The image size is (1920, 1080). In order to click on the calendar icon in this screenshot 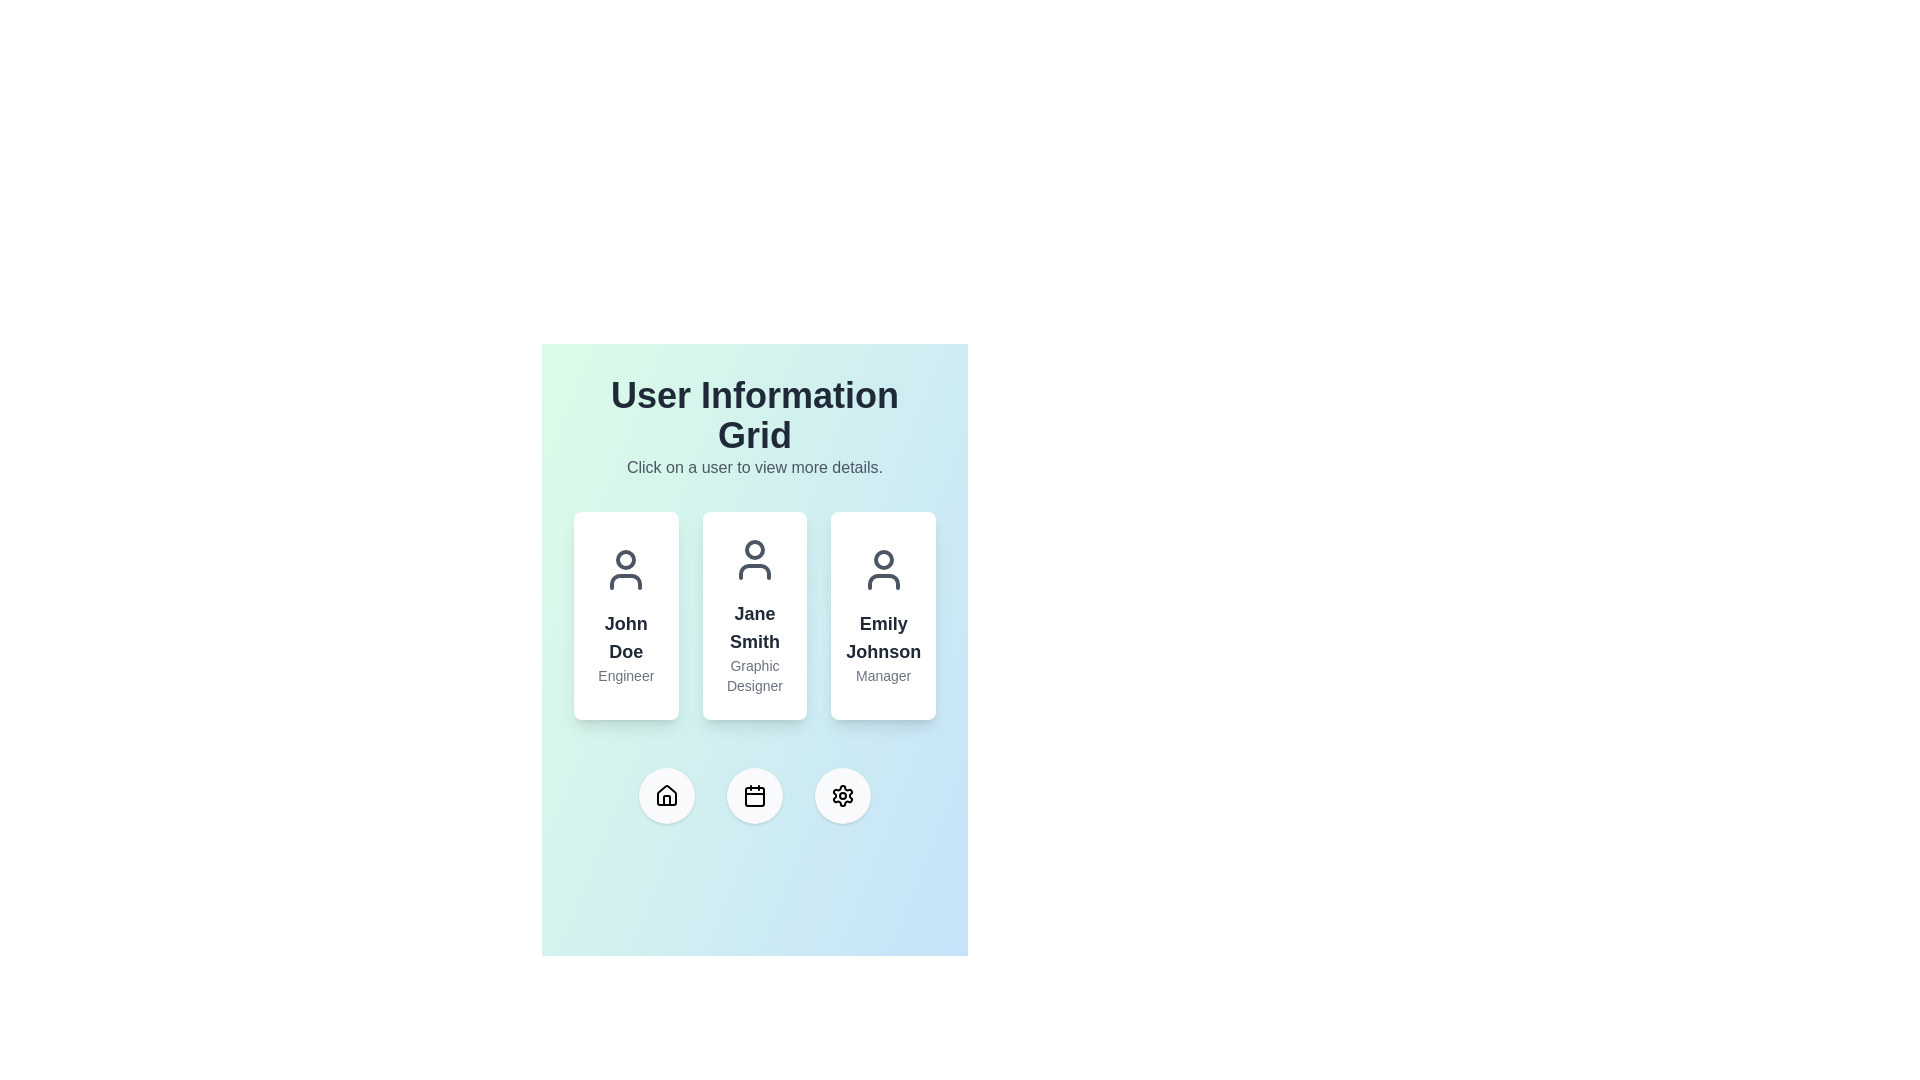, I will do `click(753, 794)`.